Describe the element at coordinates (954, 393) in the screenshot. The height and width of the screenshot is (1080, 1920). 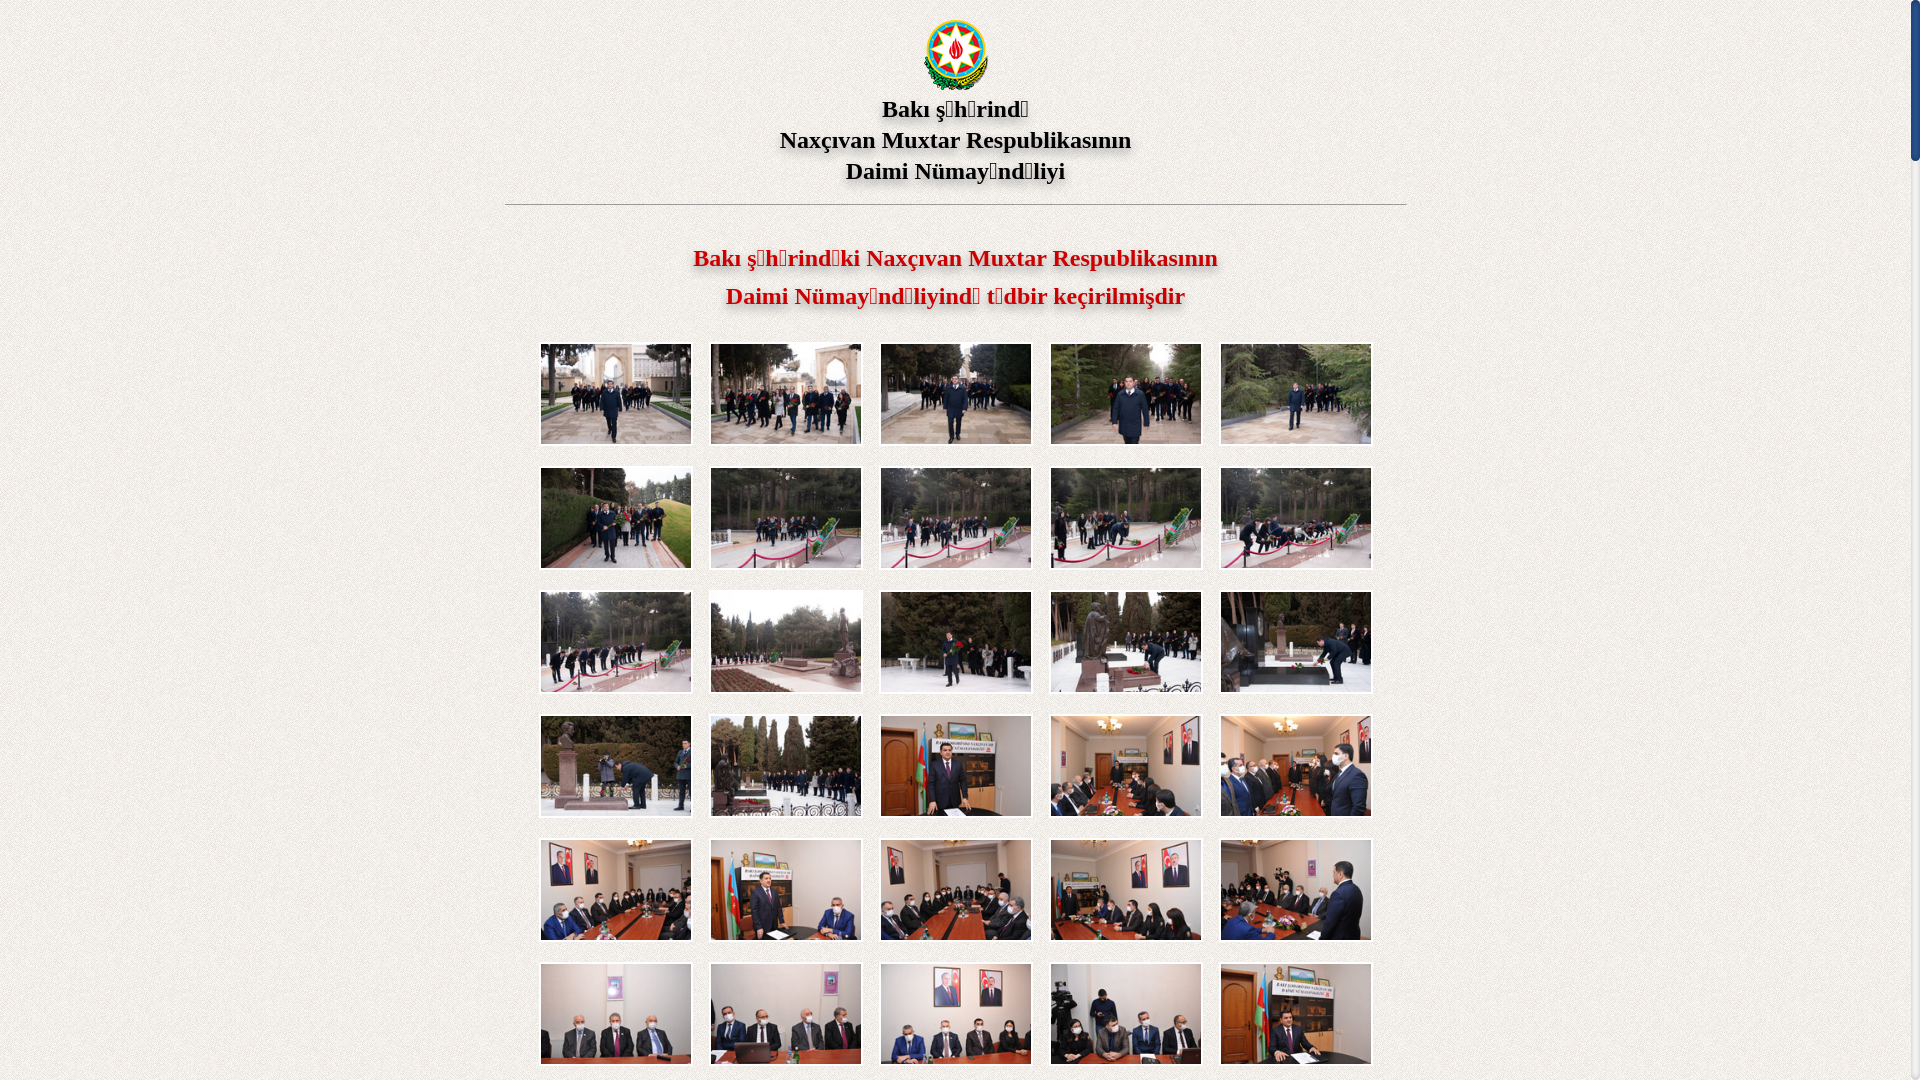
I see `'Click to enlarge'` at that location.